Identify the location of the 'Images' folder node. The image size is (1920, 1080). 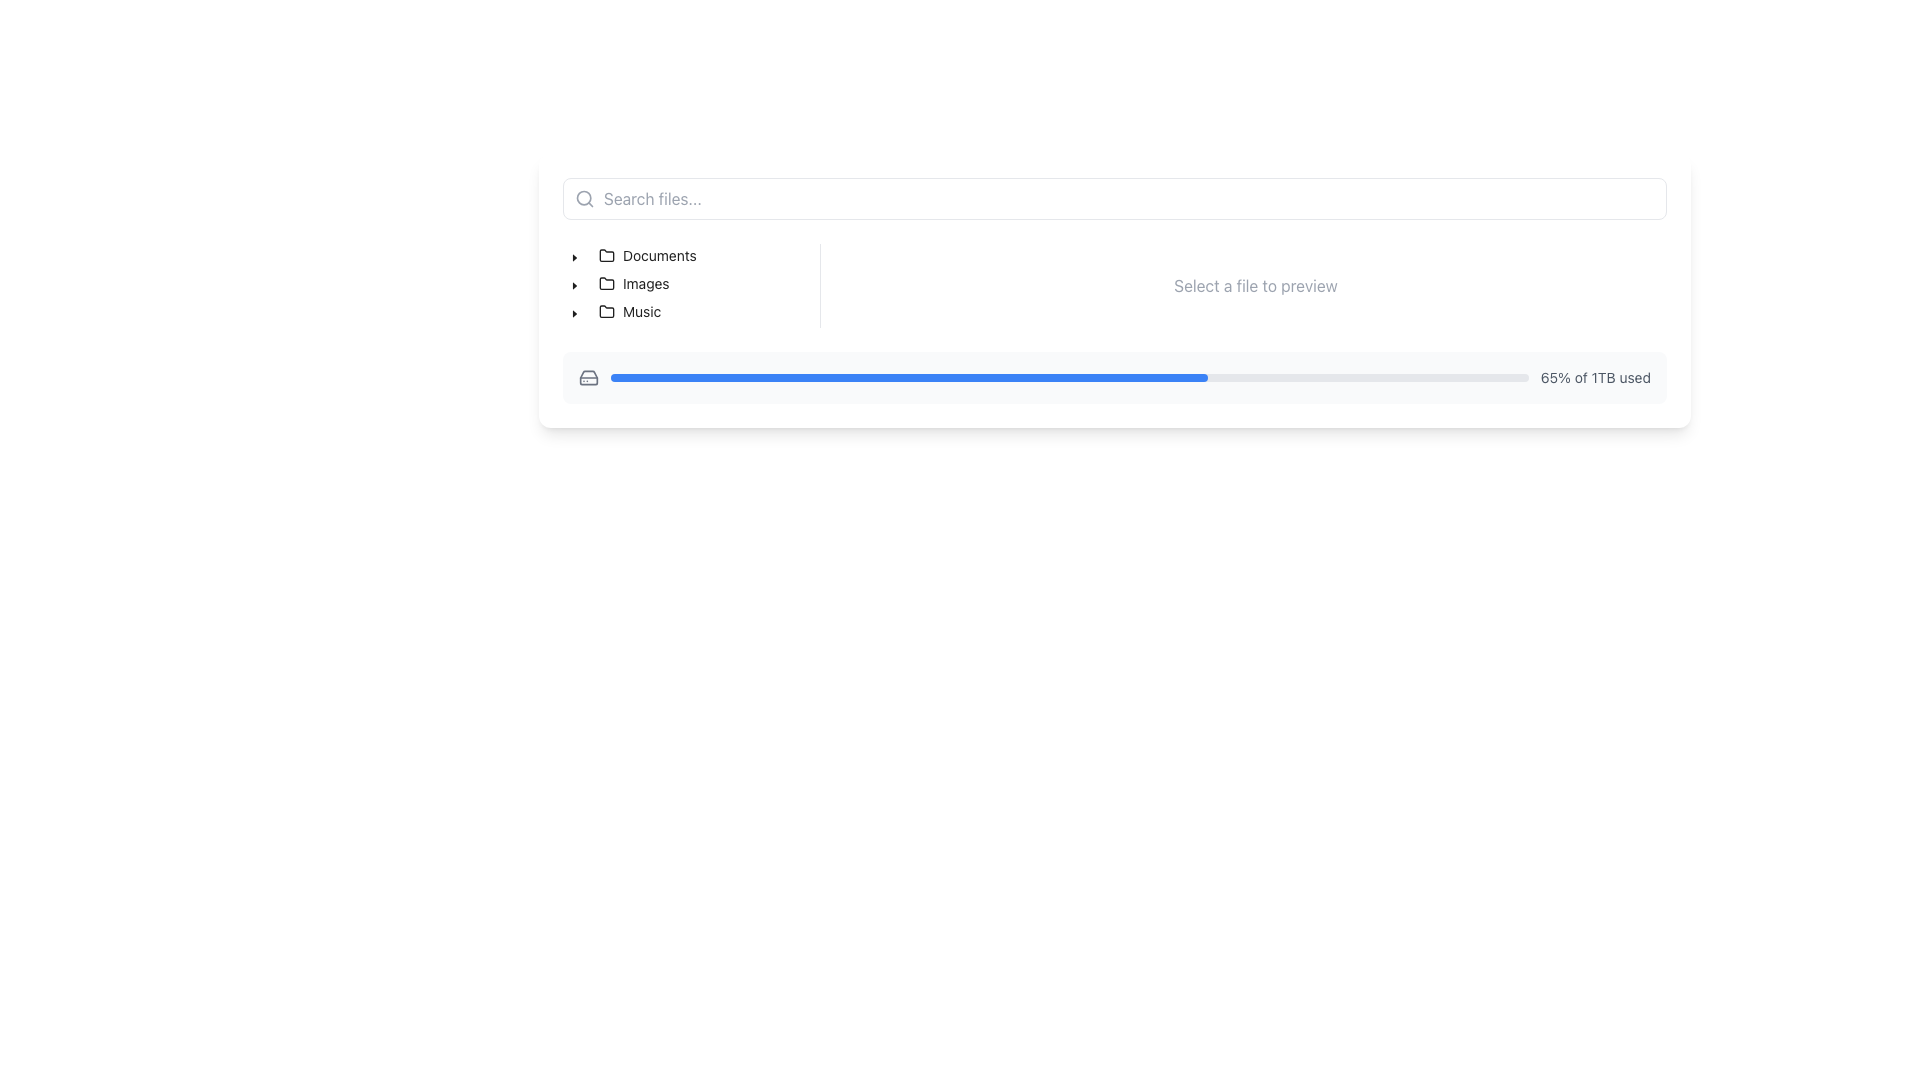
(633, 284).